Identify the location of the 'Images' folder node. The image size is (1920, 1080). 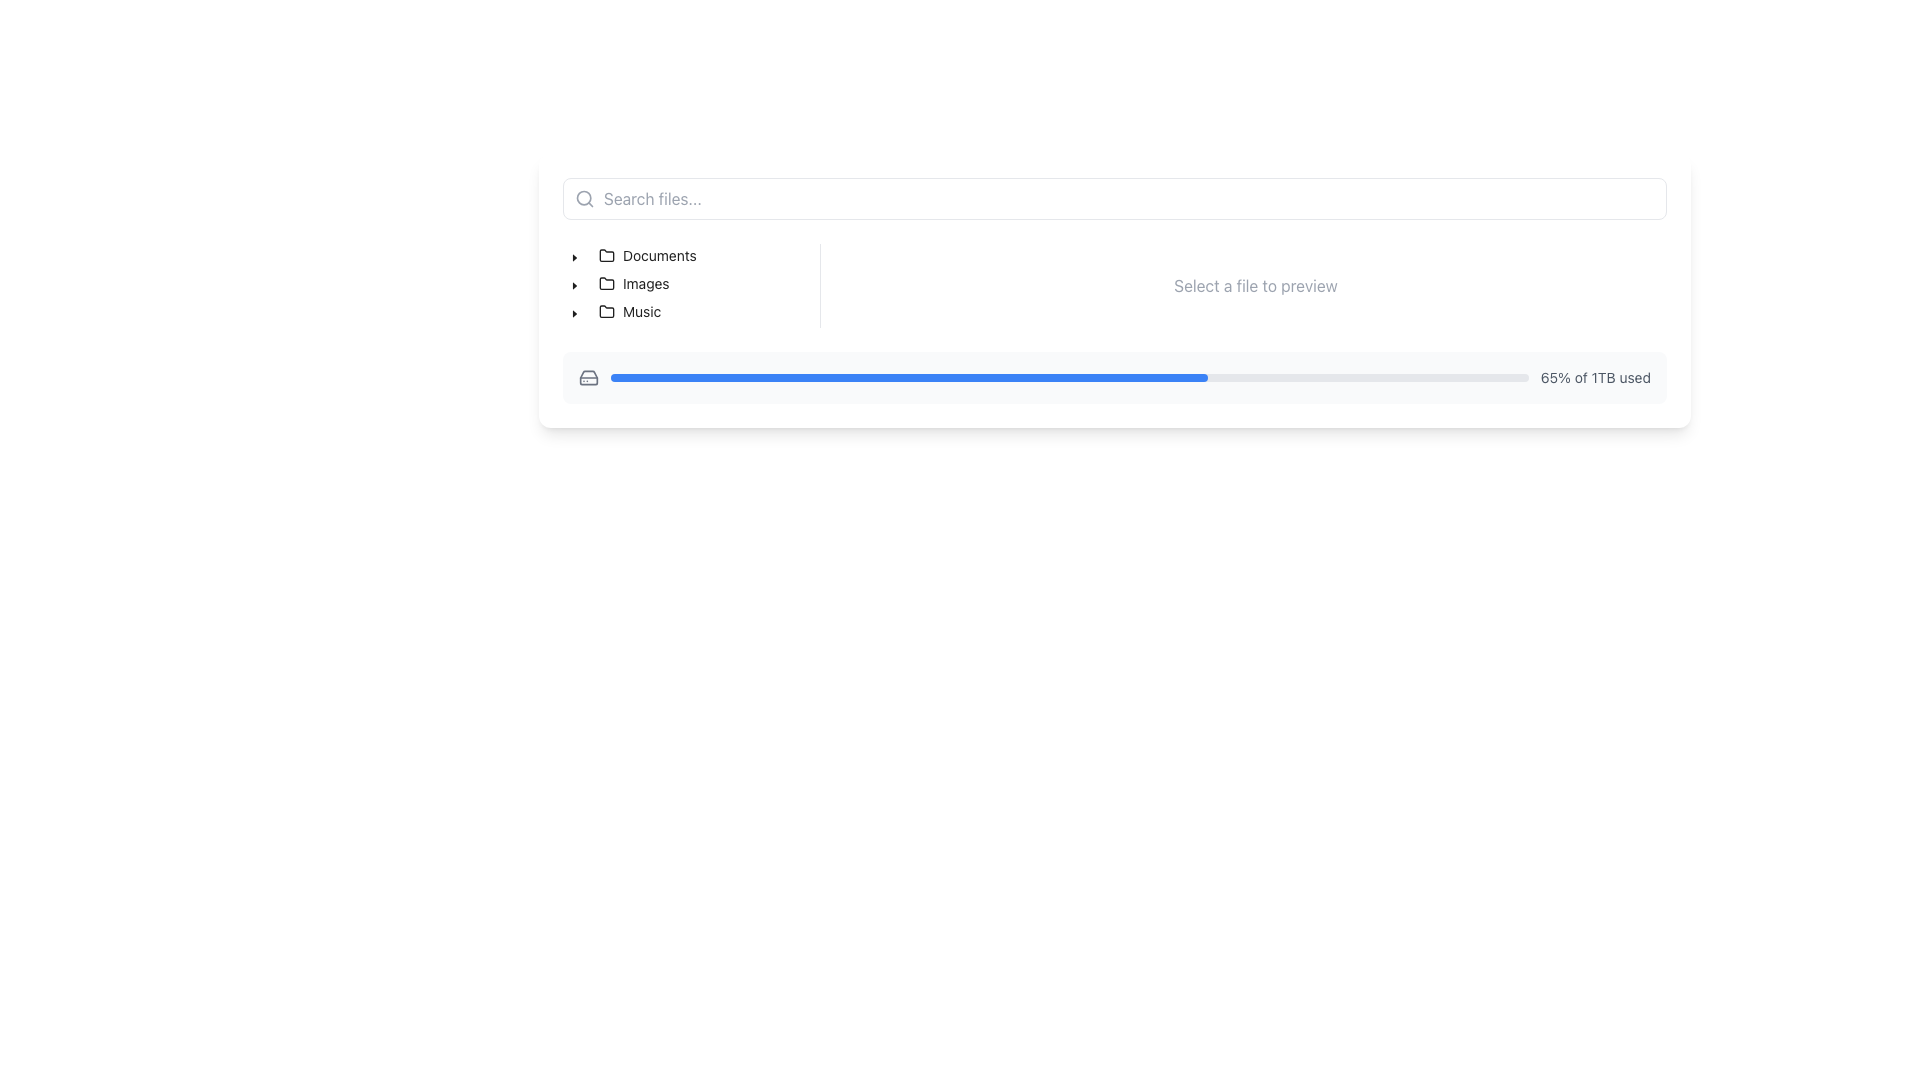
(633, 284).